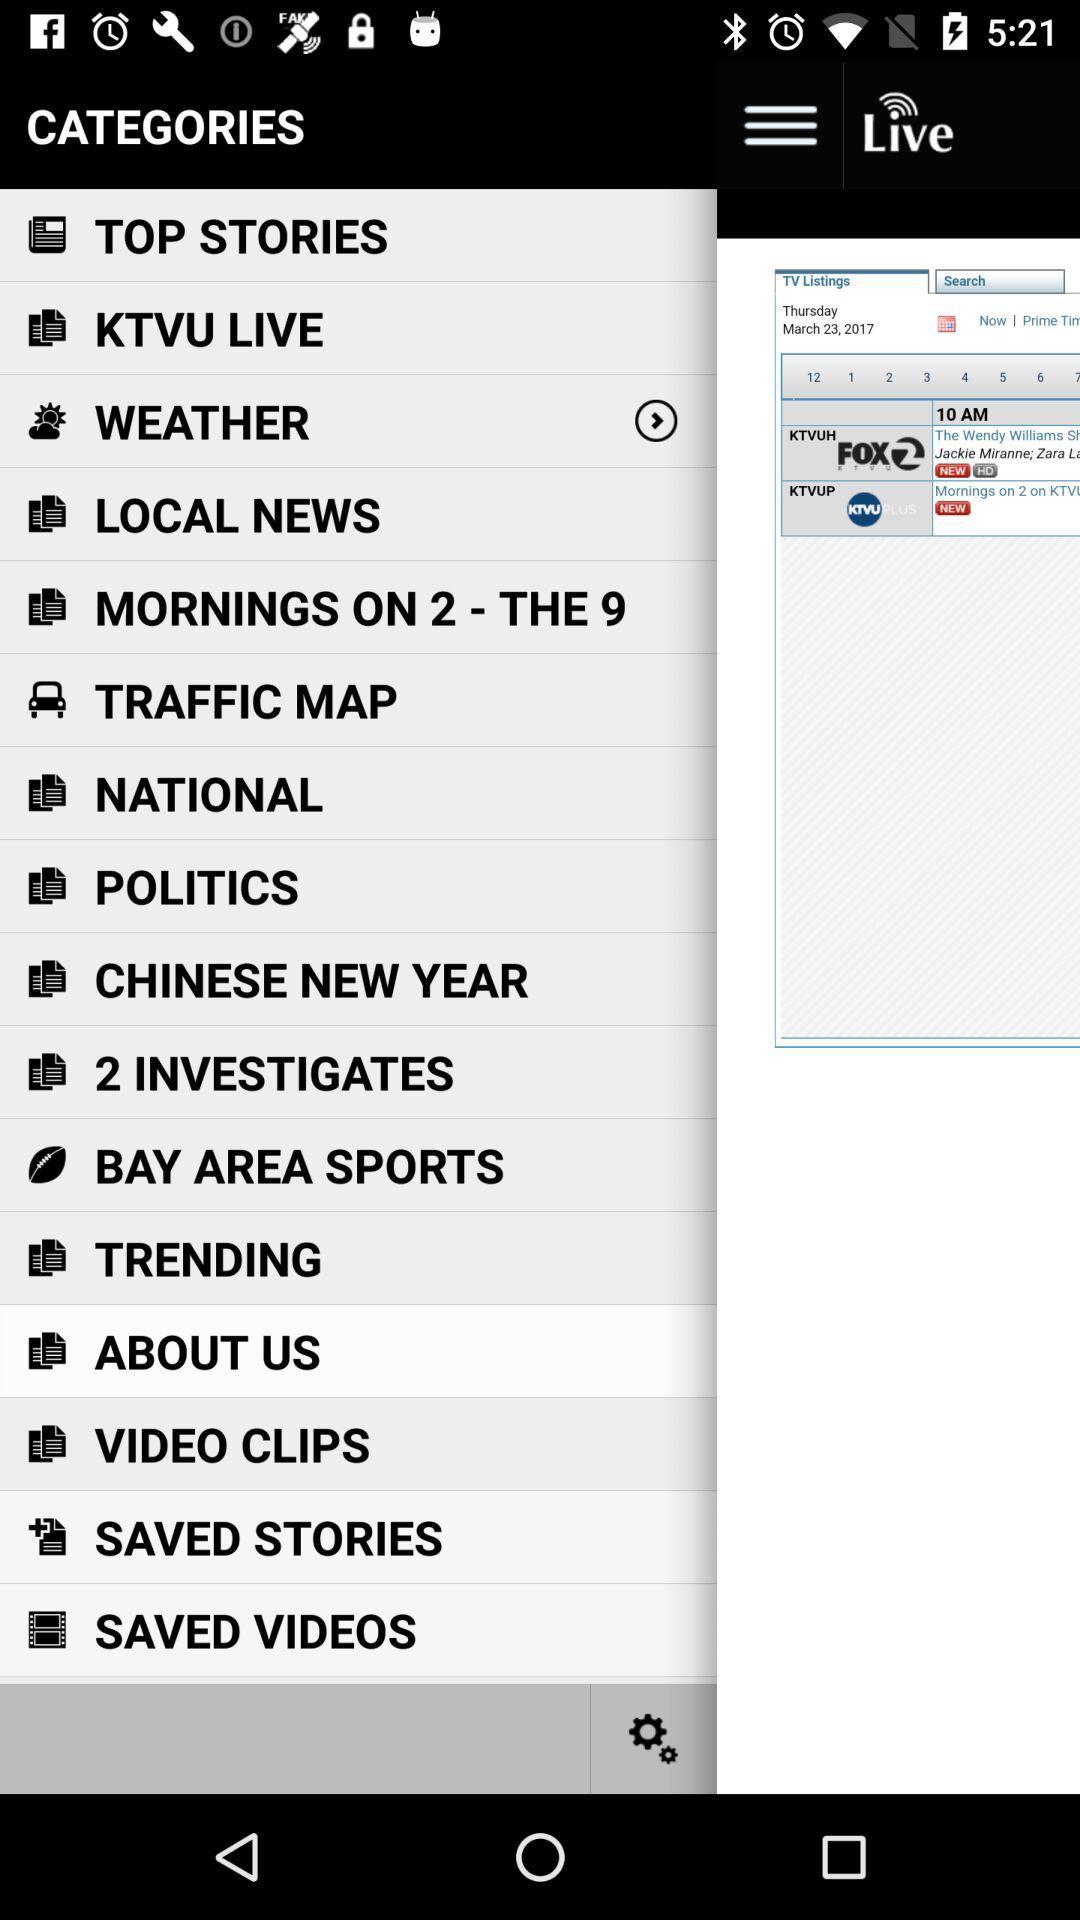 This screenshot has width=1080, height=1920. Describe the element at coordinates (654, 1737) in the screenshot. I see `app settings` at that location.